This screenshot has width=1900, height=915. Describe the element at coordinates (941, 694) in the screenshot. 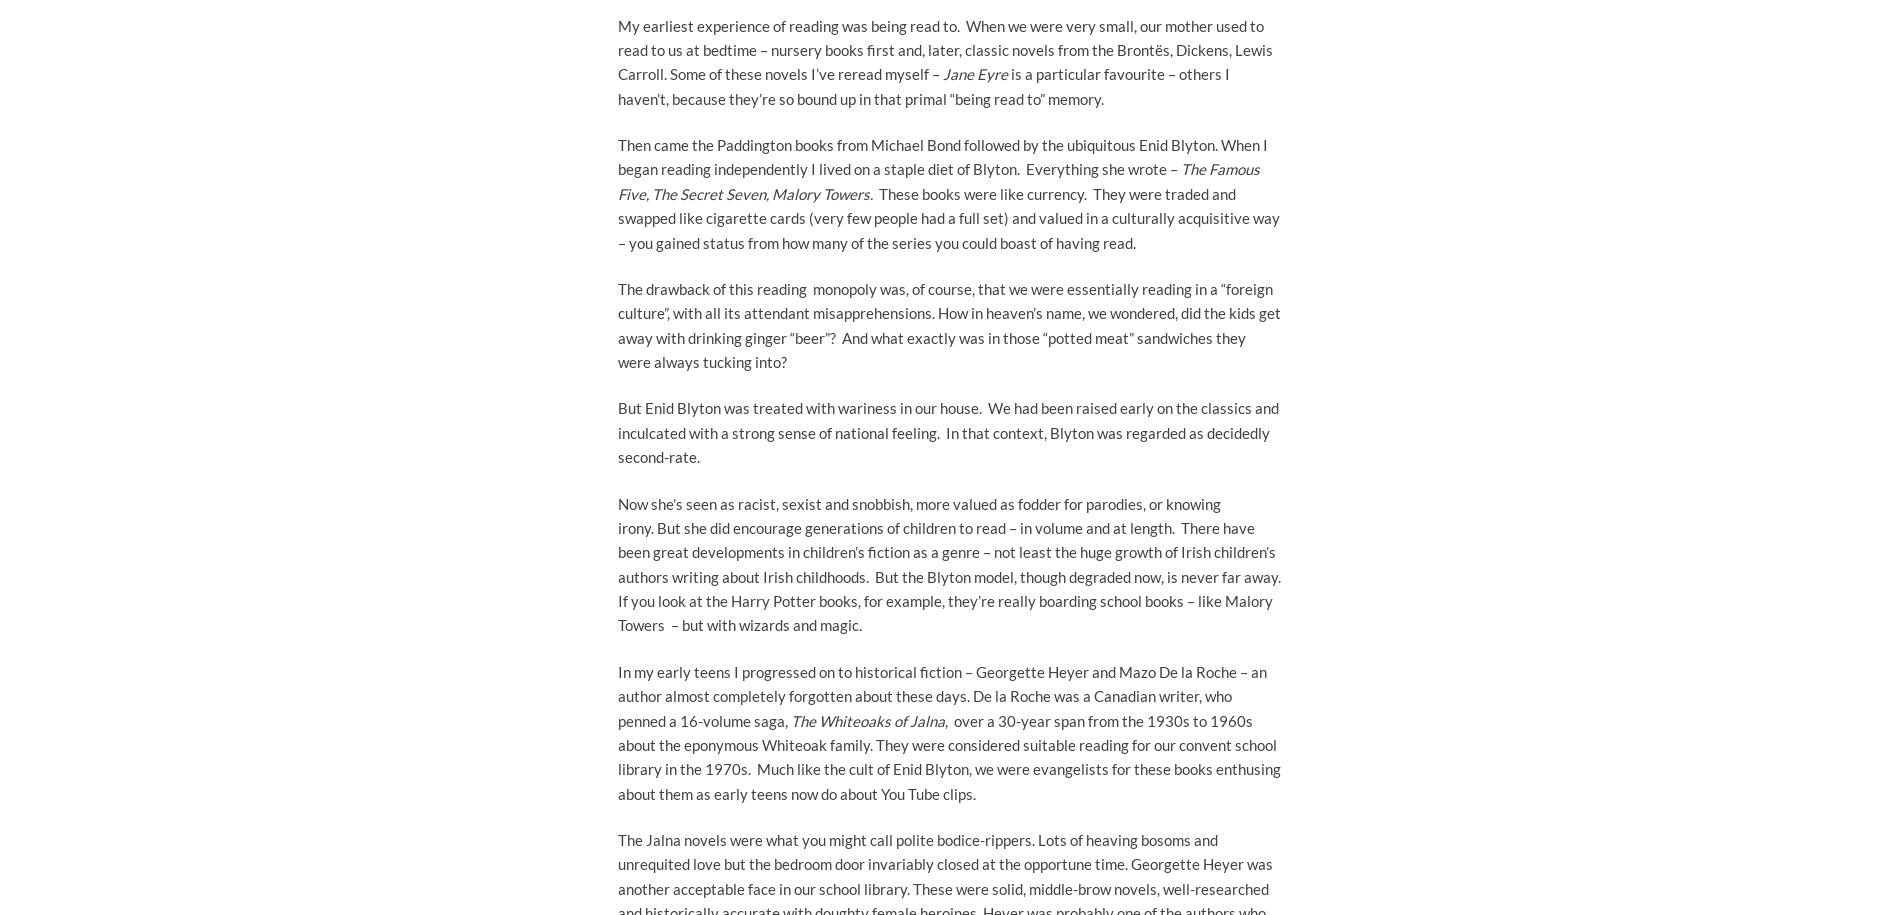

I see `'In my early teens I progressed on to historical fiction – Georgette Heyer and Mazo De la Roche – an author almost completely forgotten about these days. De la Roche was a Canadian writer, who penned a 16-volume saga,'` at that location.